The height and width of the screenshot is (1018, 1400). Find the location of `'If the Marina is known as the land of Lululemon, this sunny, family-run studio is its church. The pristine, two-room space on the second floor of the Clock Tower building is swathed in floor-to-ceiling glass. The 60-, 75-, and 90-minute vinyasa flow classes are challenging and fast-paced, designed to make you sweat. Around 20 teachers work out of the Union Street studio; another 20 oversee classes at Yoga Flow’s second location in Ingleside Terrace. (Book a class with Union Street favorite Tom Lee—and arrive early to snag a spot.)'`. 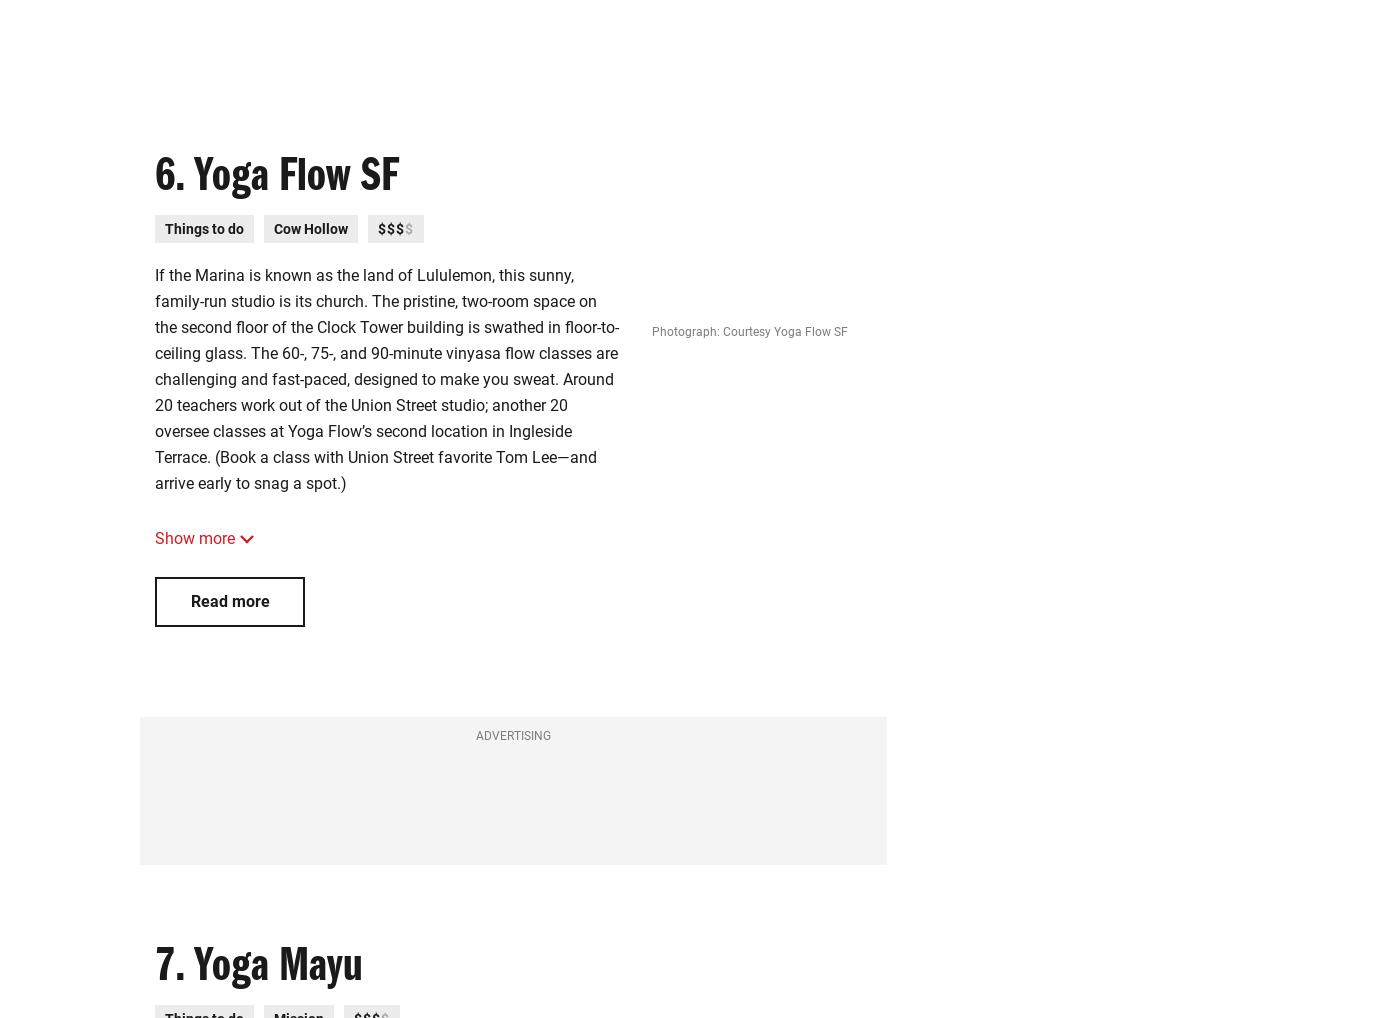

'If the Marina is known as the land of Lululemon, this sunny, family-run studio is its church. The pristine, two-room space on the second floor of the Clock Tower building is swathed in floor-to-ceiling glass. The 60-, 75-, and 90-minute vinyasa flow classes are challenging and fast-paced, designed to make you sweat. Around 20 teachers work out of the Union Street studio; another 20 oversee classes at Yoga Flow’s second location in Ingleside Terrace. (Book a class with Union Street favorite Tom Lee—and arrive early to snag a spot.)' is located at coordinates (385, 379).